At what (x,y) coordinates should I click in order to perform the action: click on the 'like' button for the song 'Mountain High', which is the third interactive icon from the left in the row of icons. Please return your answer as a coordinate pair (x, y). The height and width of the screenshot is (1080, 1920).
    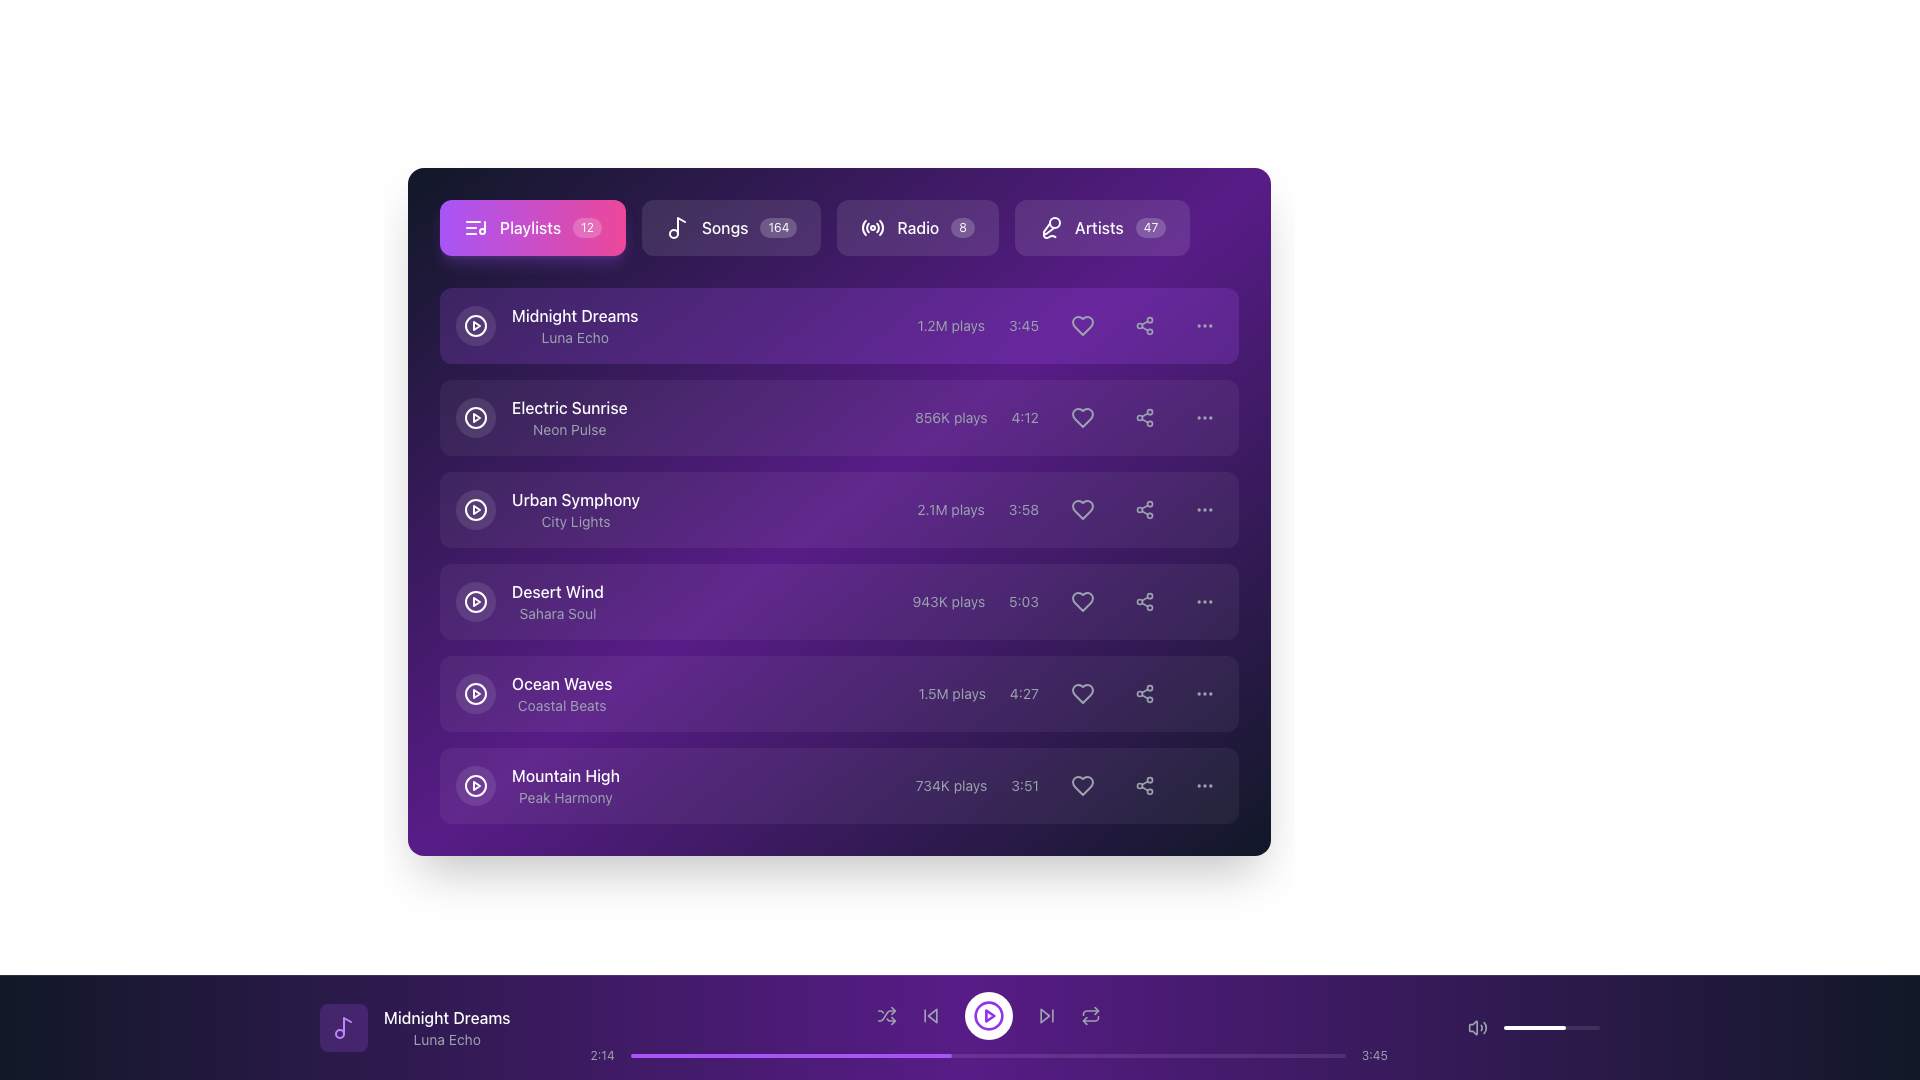
    Looking at the image, I should click on (1068, 785).